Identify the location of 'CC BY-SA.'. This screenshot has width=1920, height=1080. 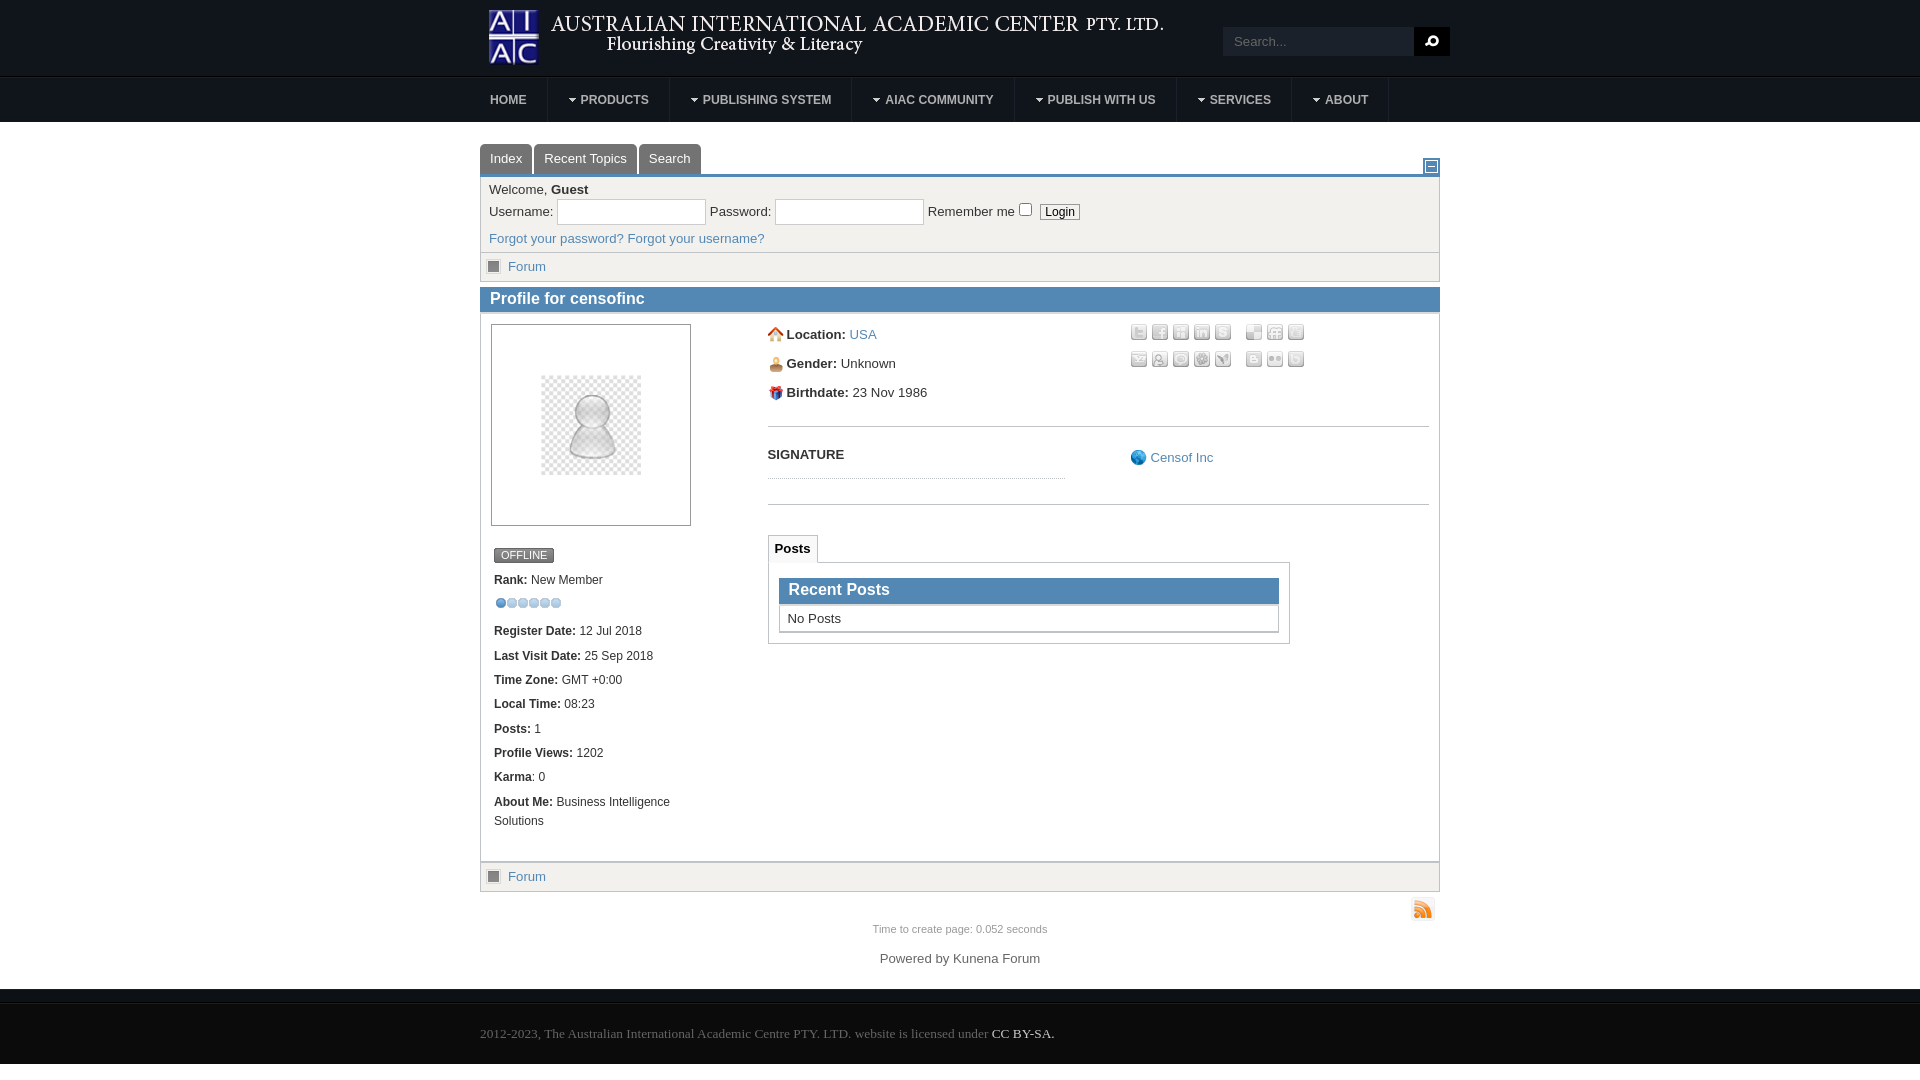
(1023, 1033).